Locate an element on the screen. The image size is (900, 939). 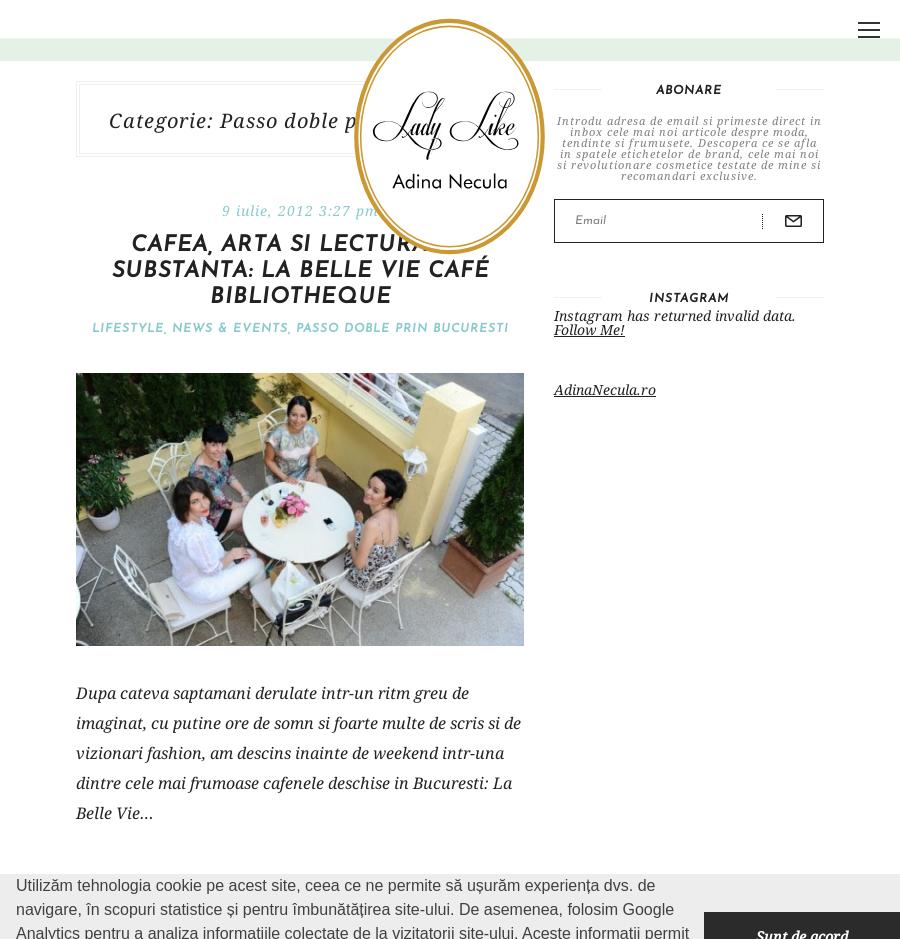
'9 iulie, 2012 3:27 pm' is located at coordinates (221, 209).